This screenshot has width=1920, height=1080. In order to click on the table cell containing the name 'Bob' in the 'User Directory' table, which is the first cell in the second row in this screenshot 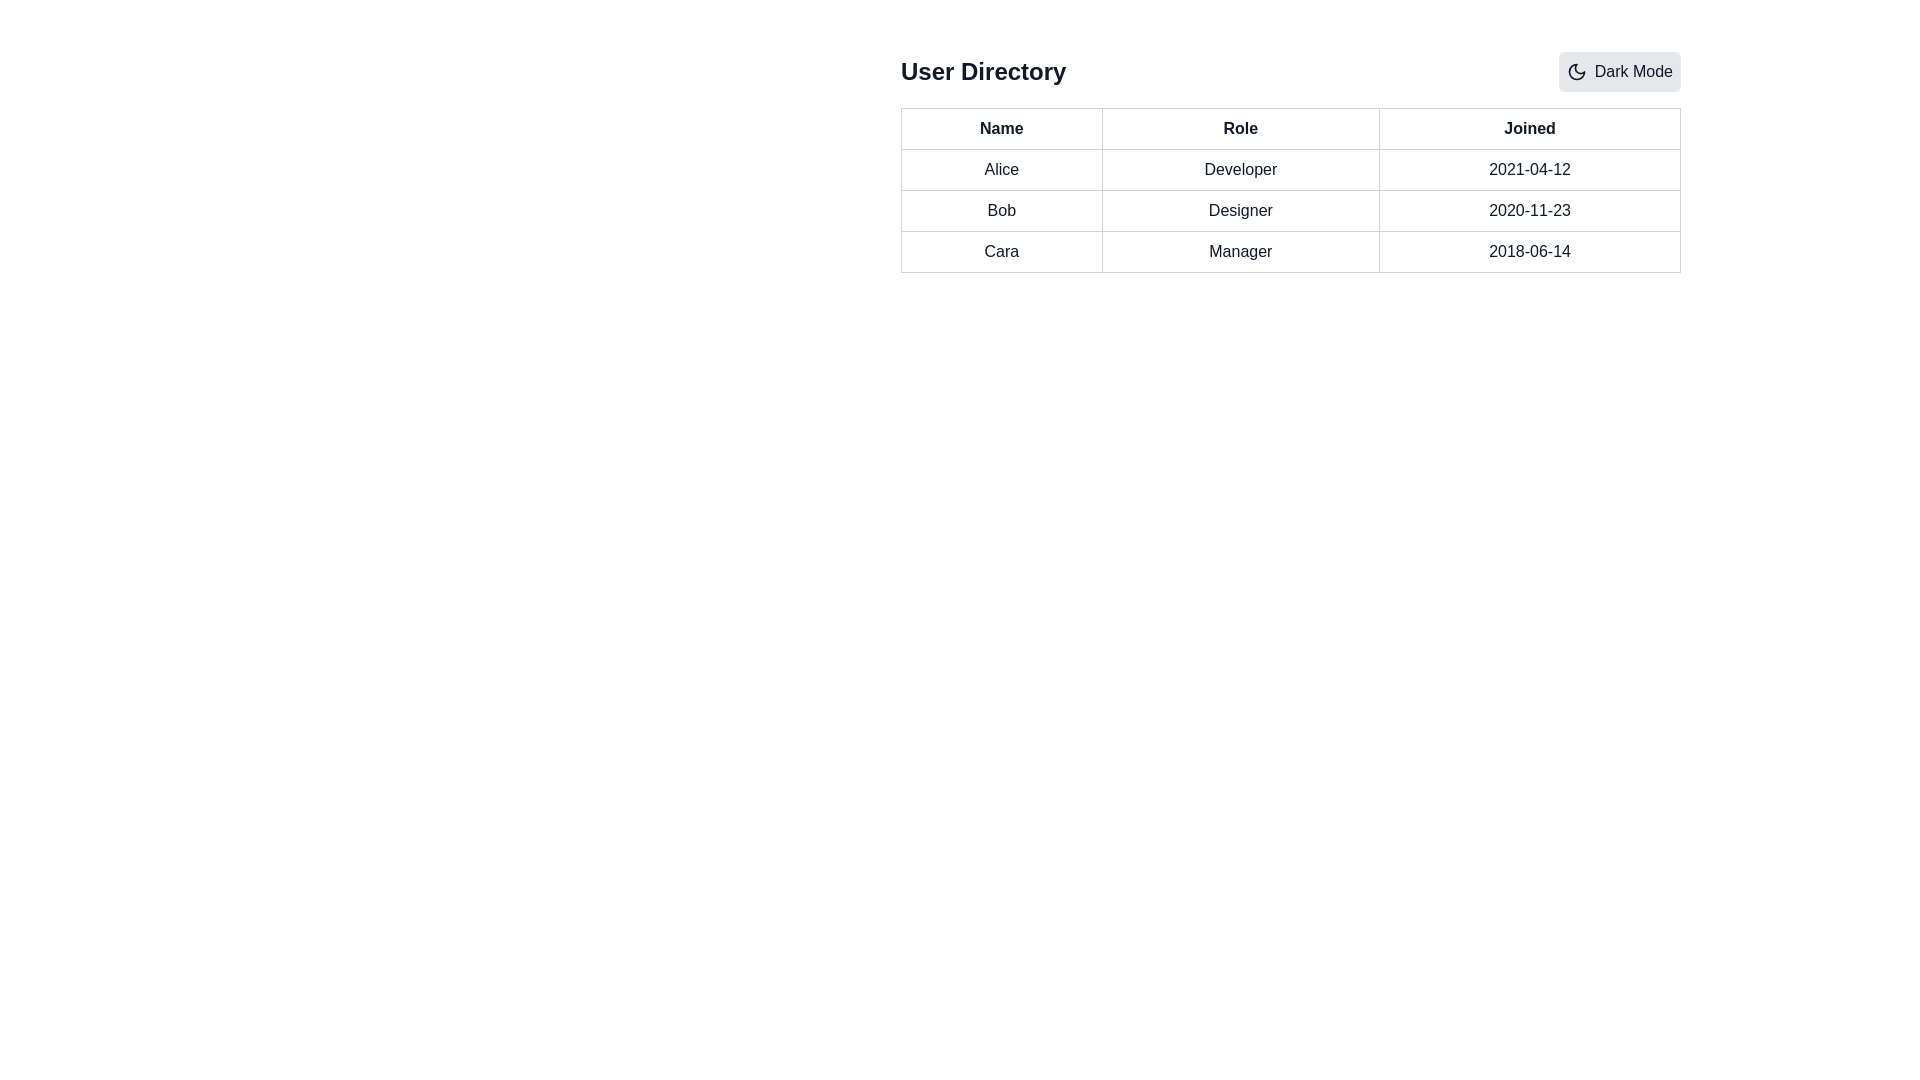, I will do `click(1001, 211)`.